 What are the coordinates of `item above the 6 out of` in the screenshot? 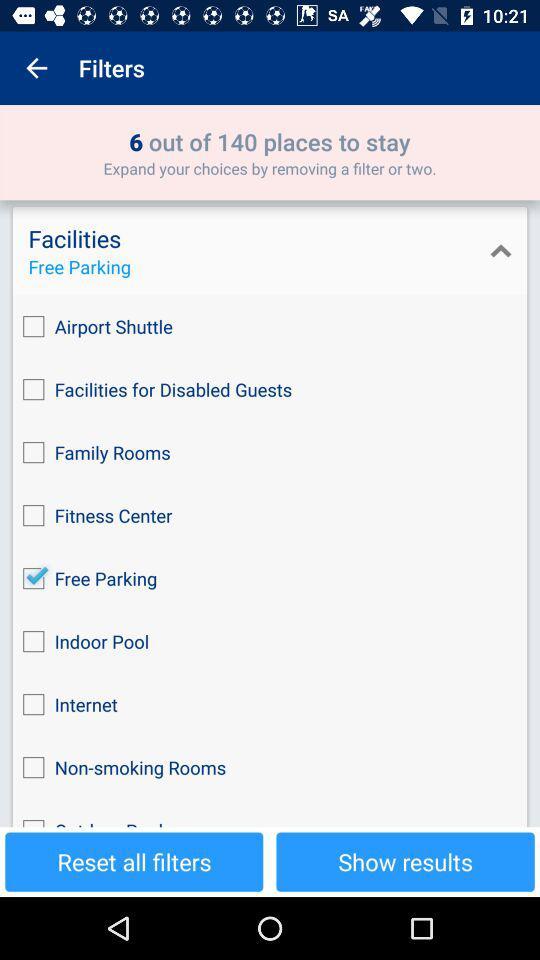 It's located at (36, 68).